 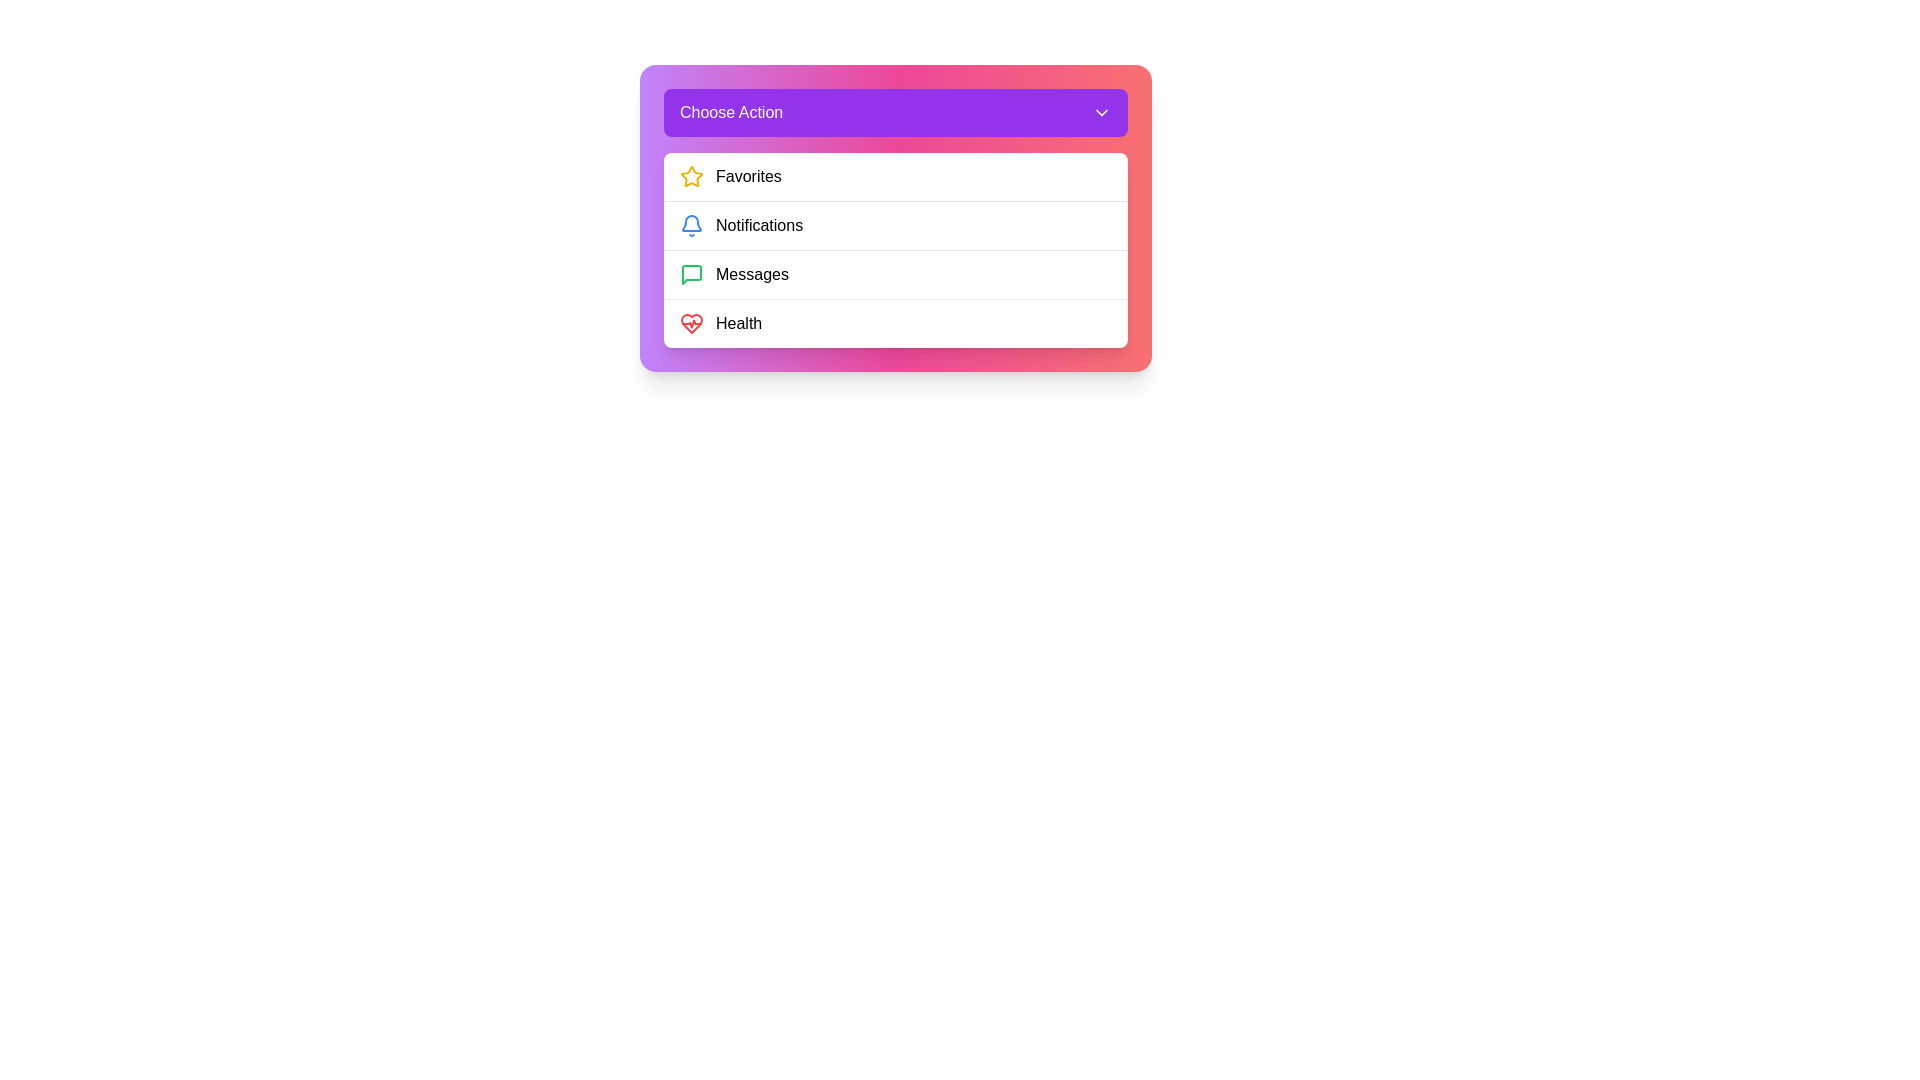 What do you see at coordinates (895, 249) in the screenshot?
I see `the 'Notifications' dropdown menu item located within the 'Choose Action' dropdown` at bounding box center [895, 249].